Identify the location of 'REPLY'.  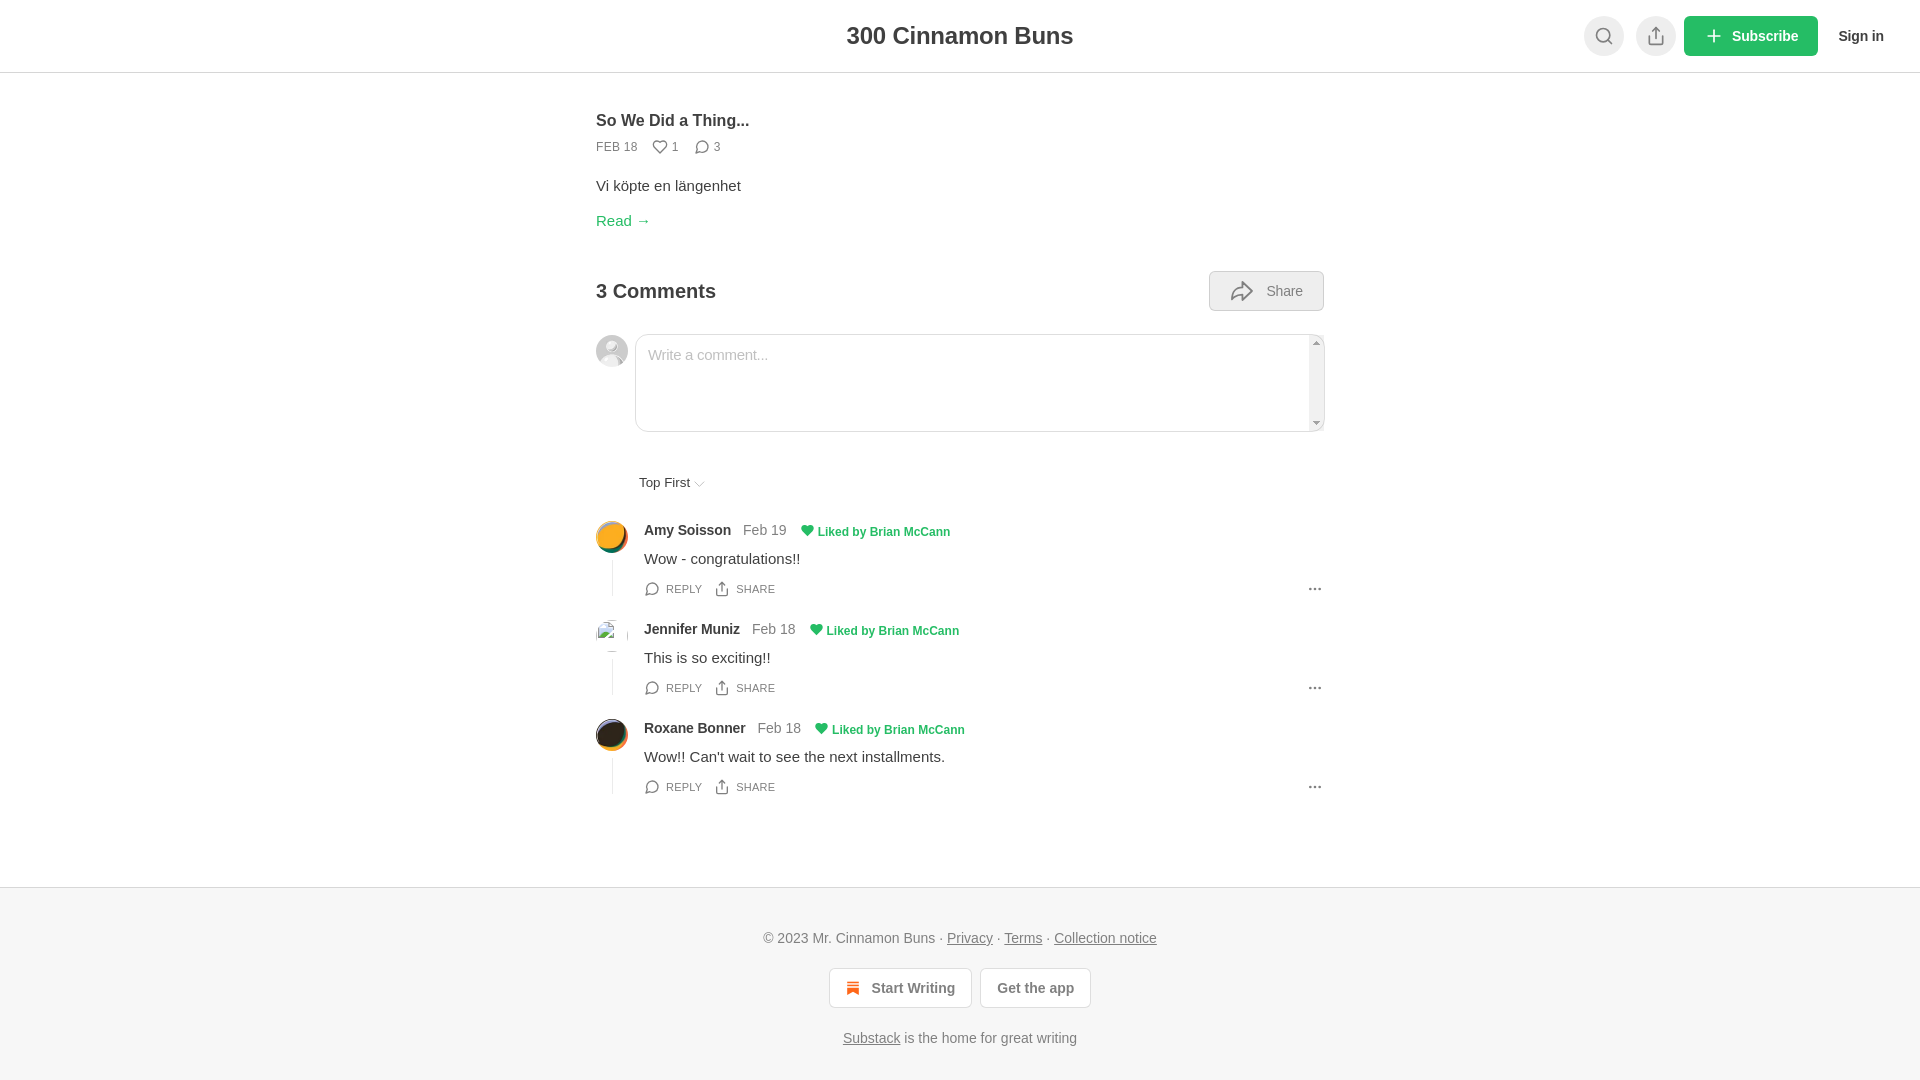
(672, 785).